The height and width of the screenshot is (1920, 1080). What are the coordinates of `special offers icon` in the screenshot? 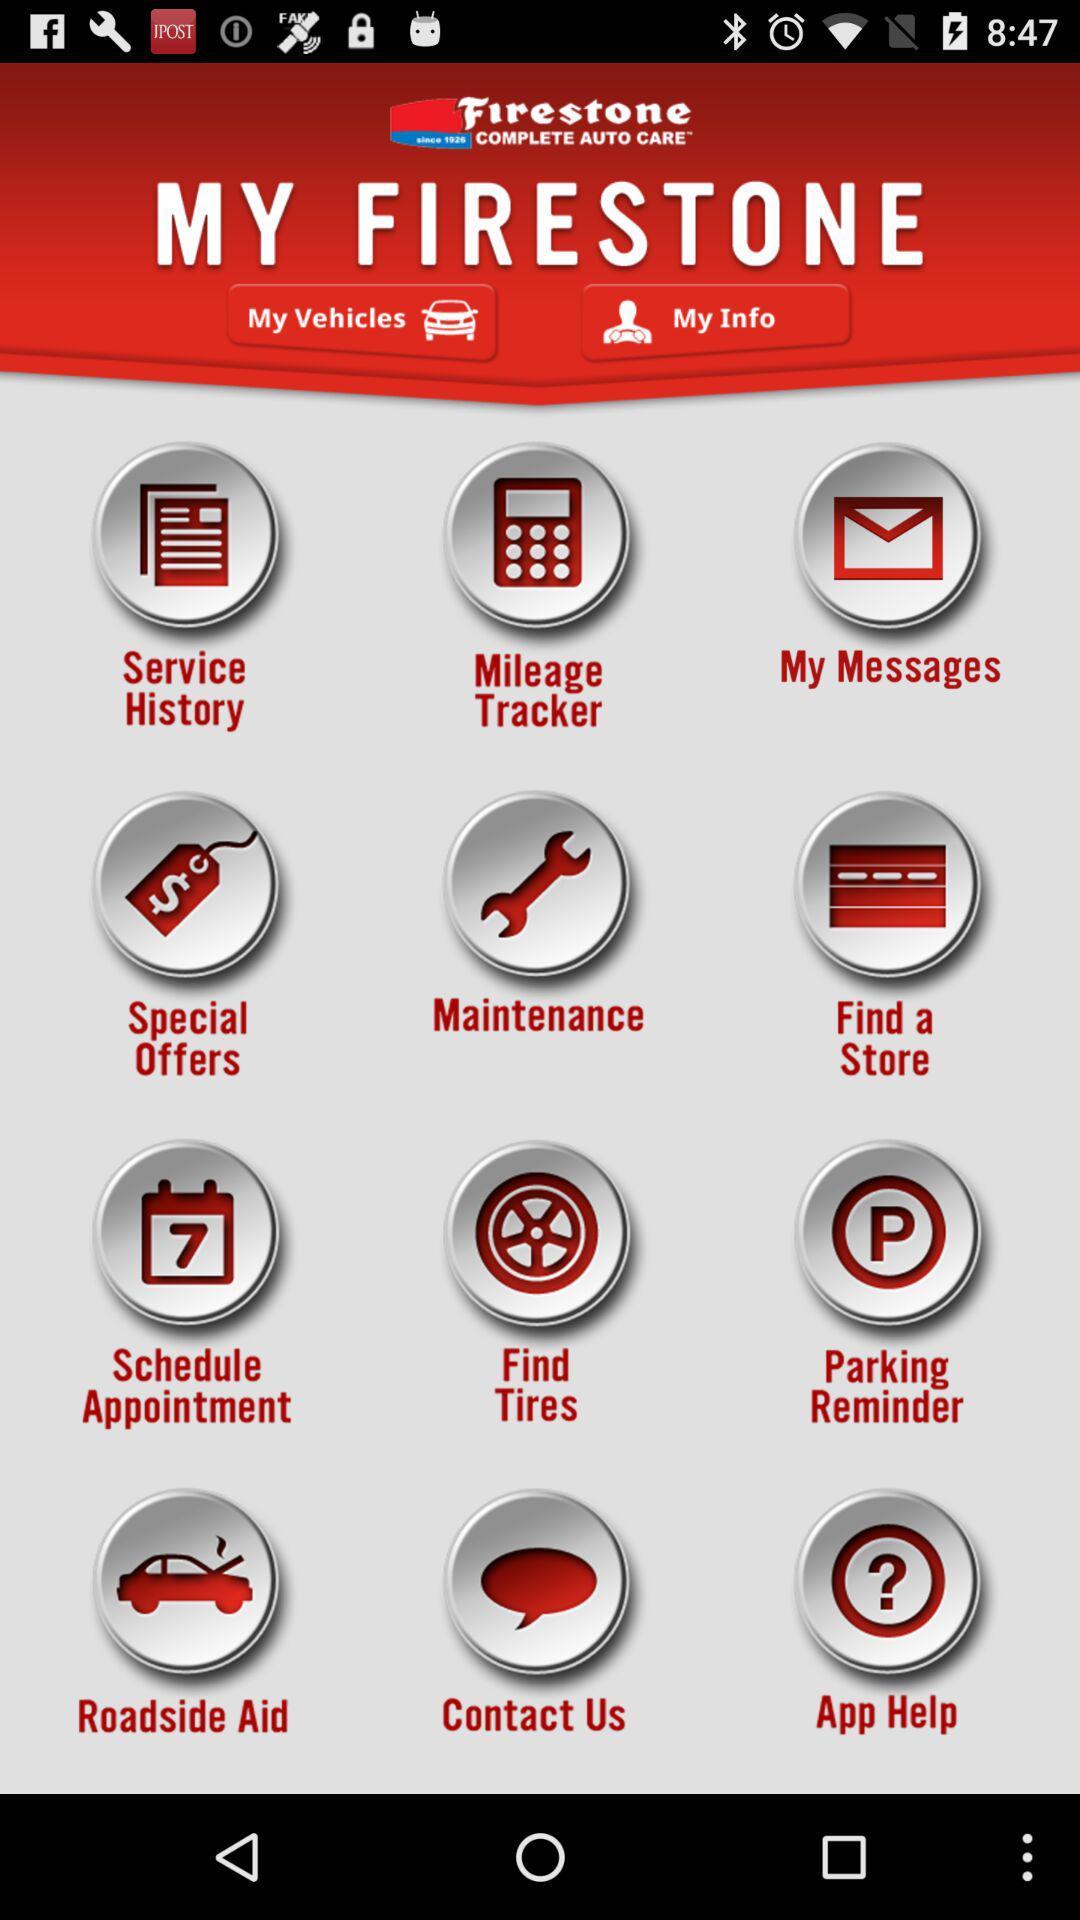 It's located at (189, 935).